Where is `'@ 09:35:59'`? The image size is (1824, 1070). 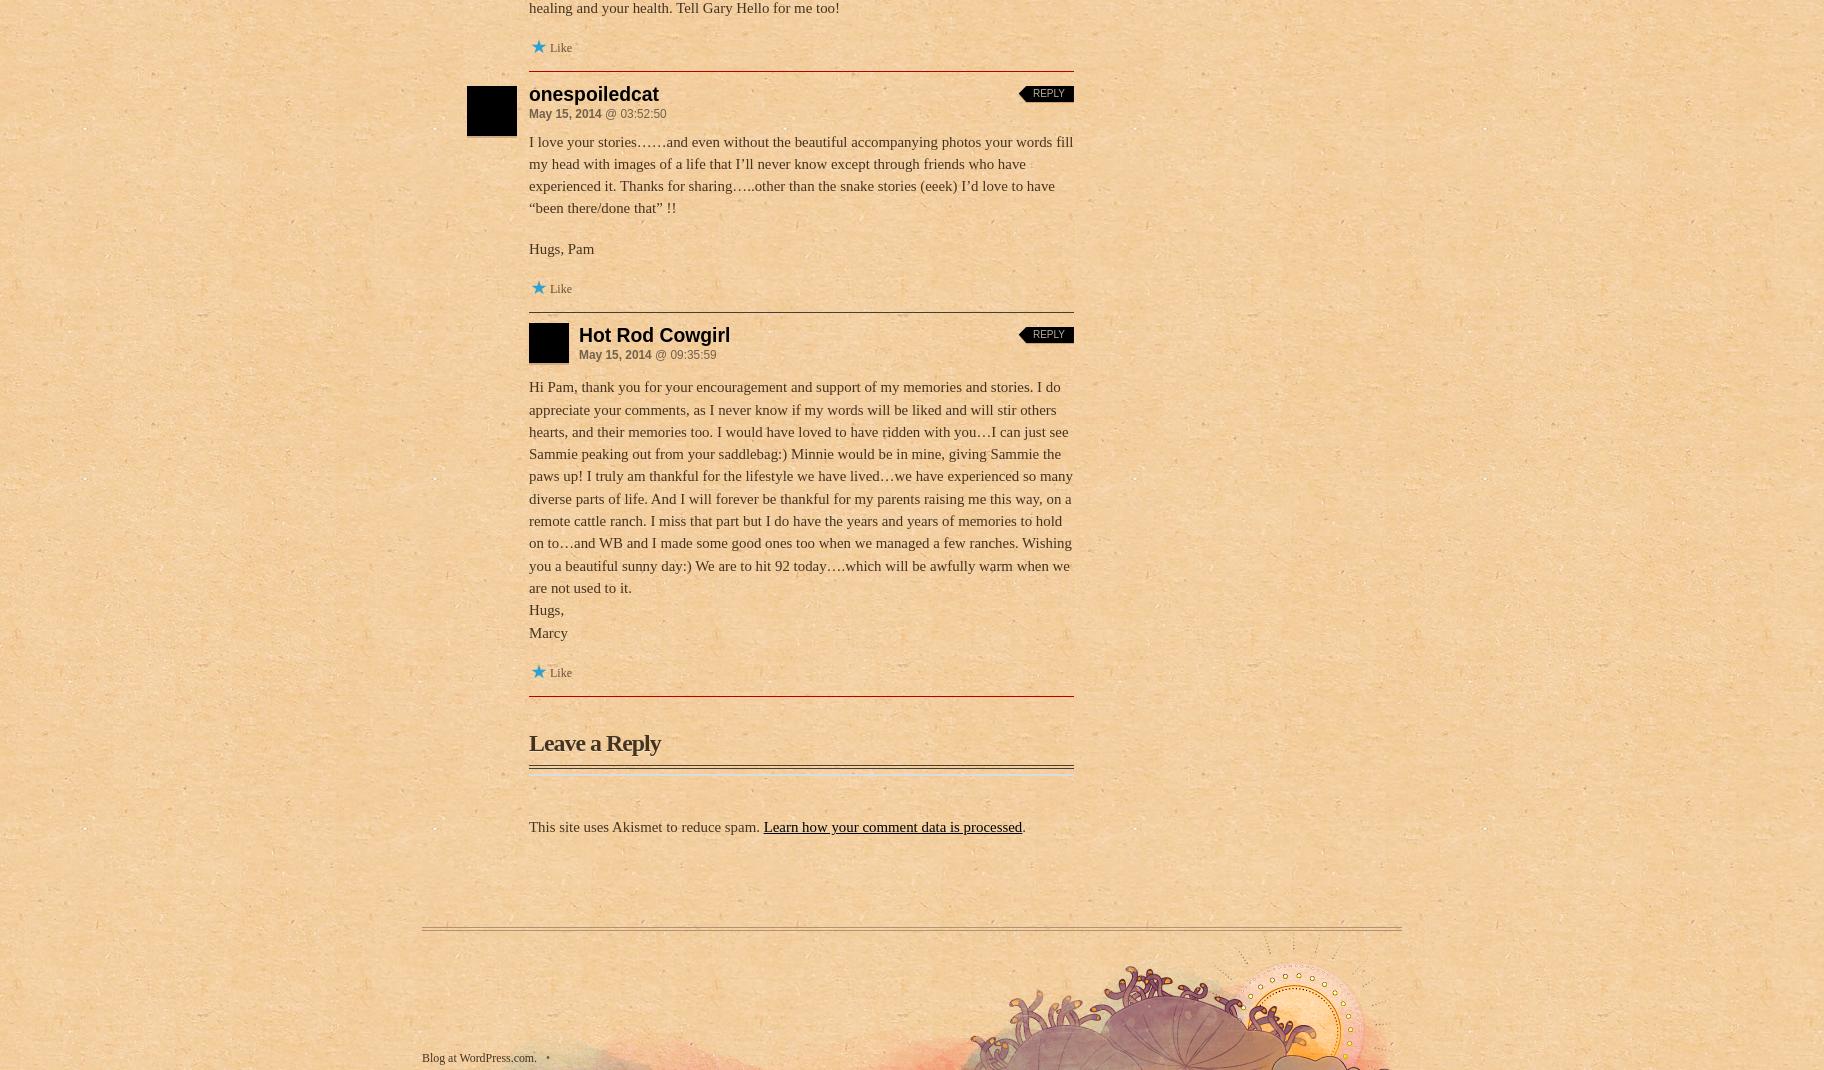 '@ 09:35:59' is located at coordinates (682, 353).